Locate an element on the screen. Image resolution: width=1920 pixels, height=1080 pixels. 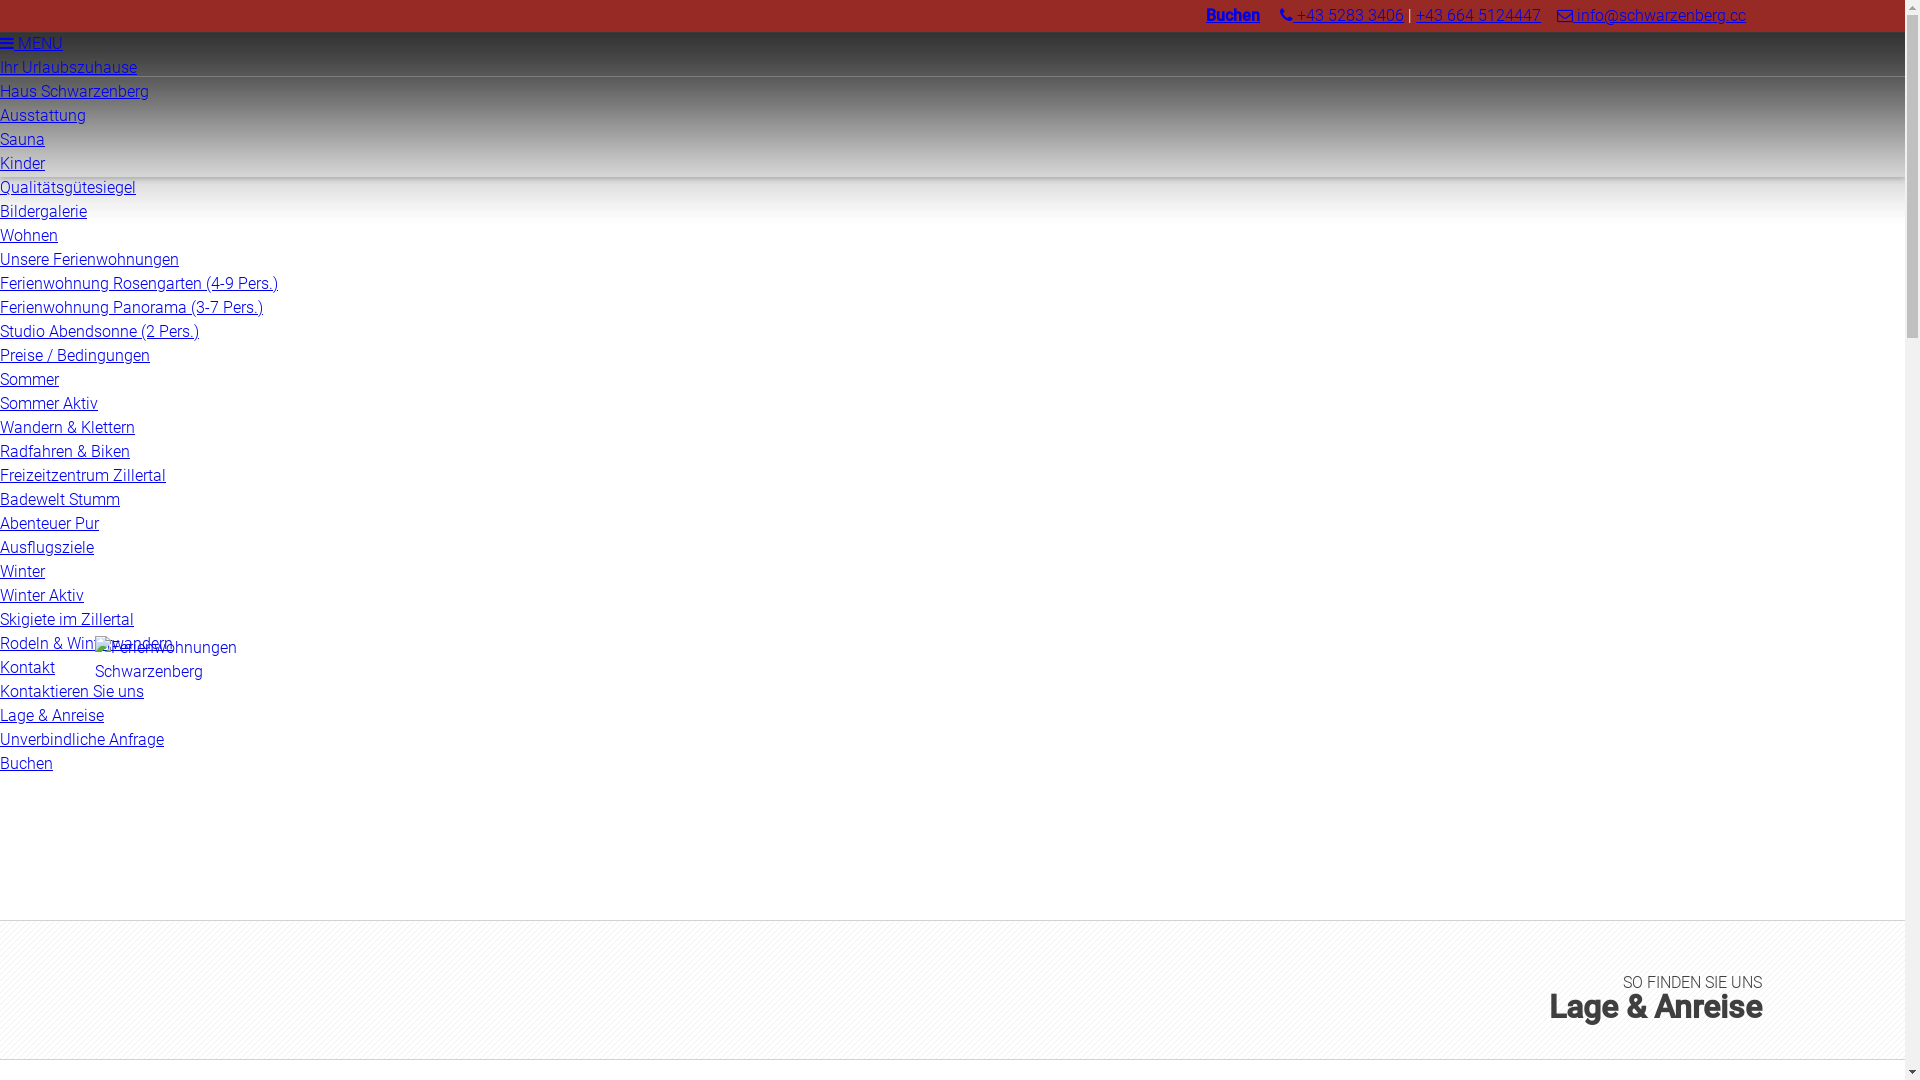
'Rodeln & Winterwandern' is located at coordinates (0, 643).